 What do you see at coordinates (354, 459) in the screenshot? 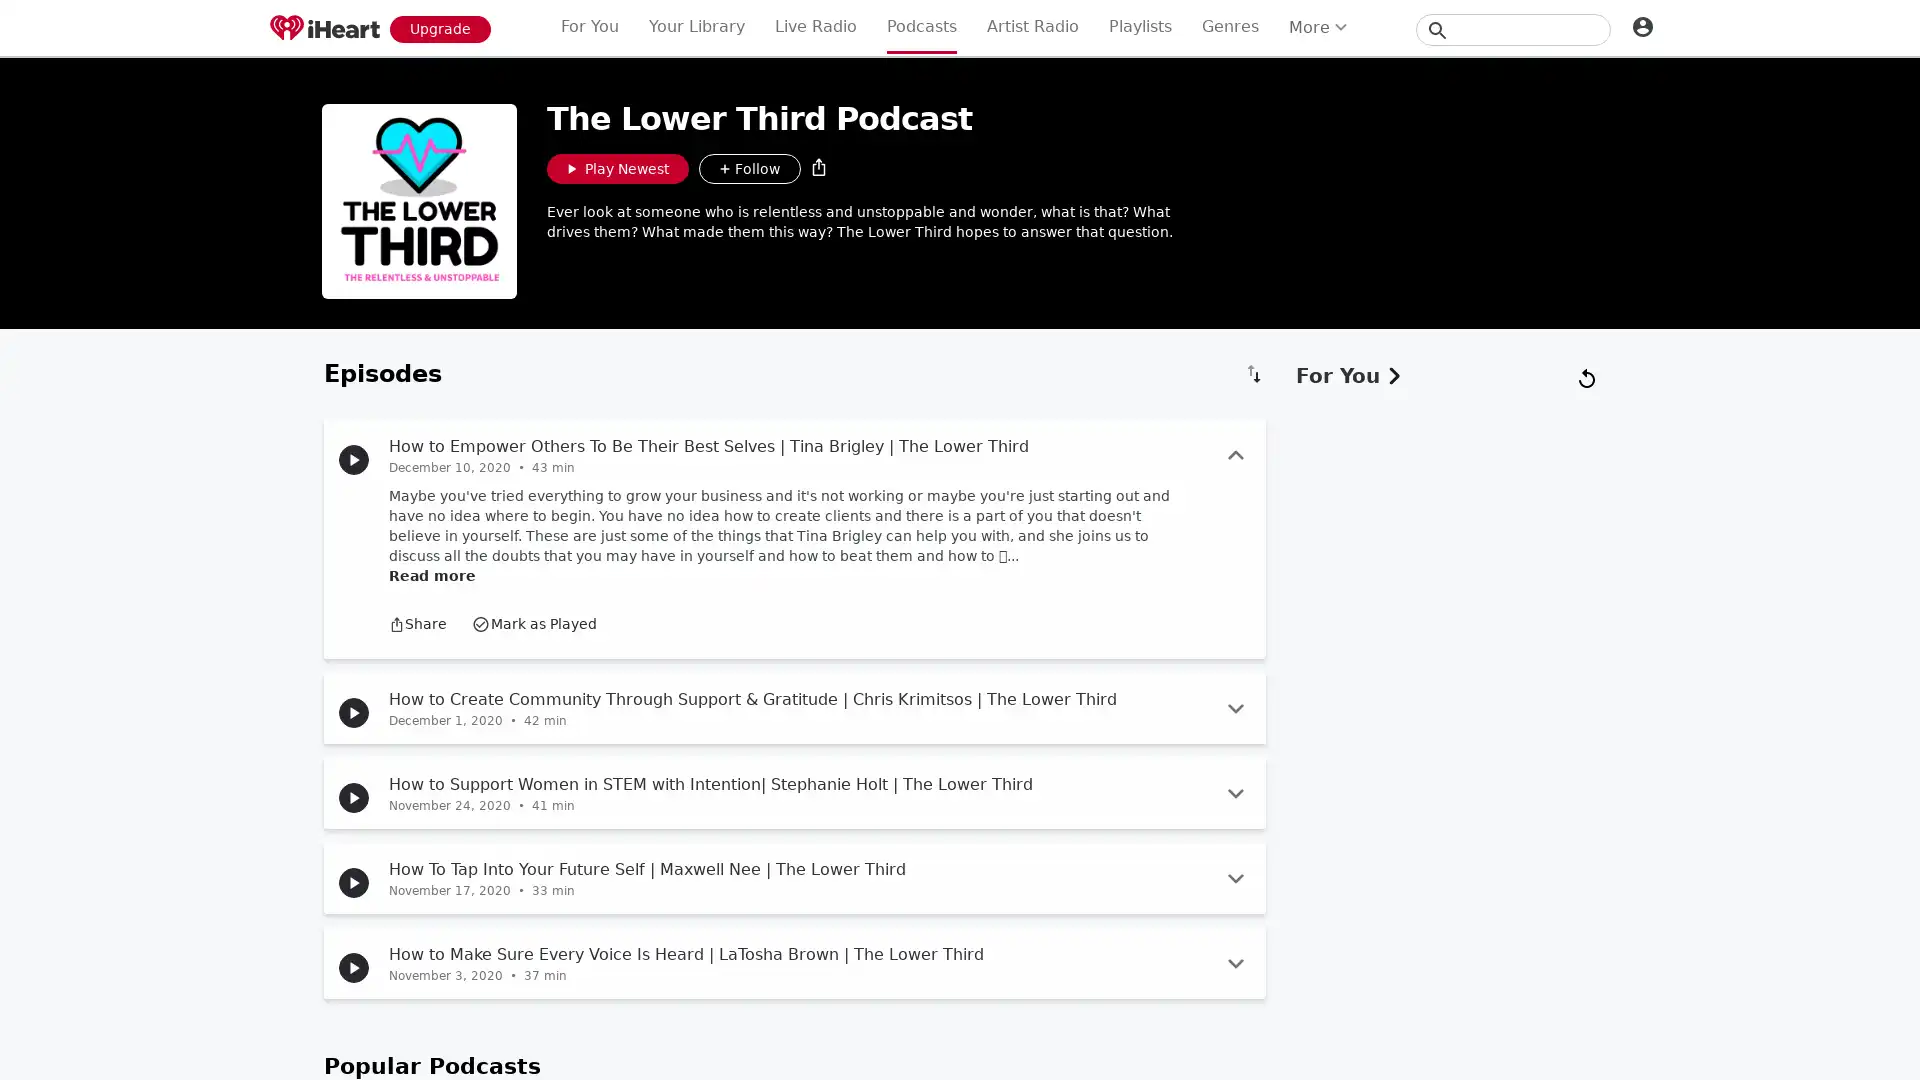
I see `Play` at bounding box center [354, 459].